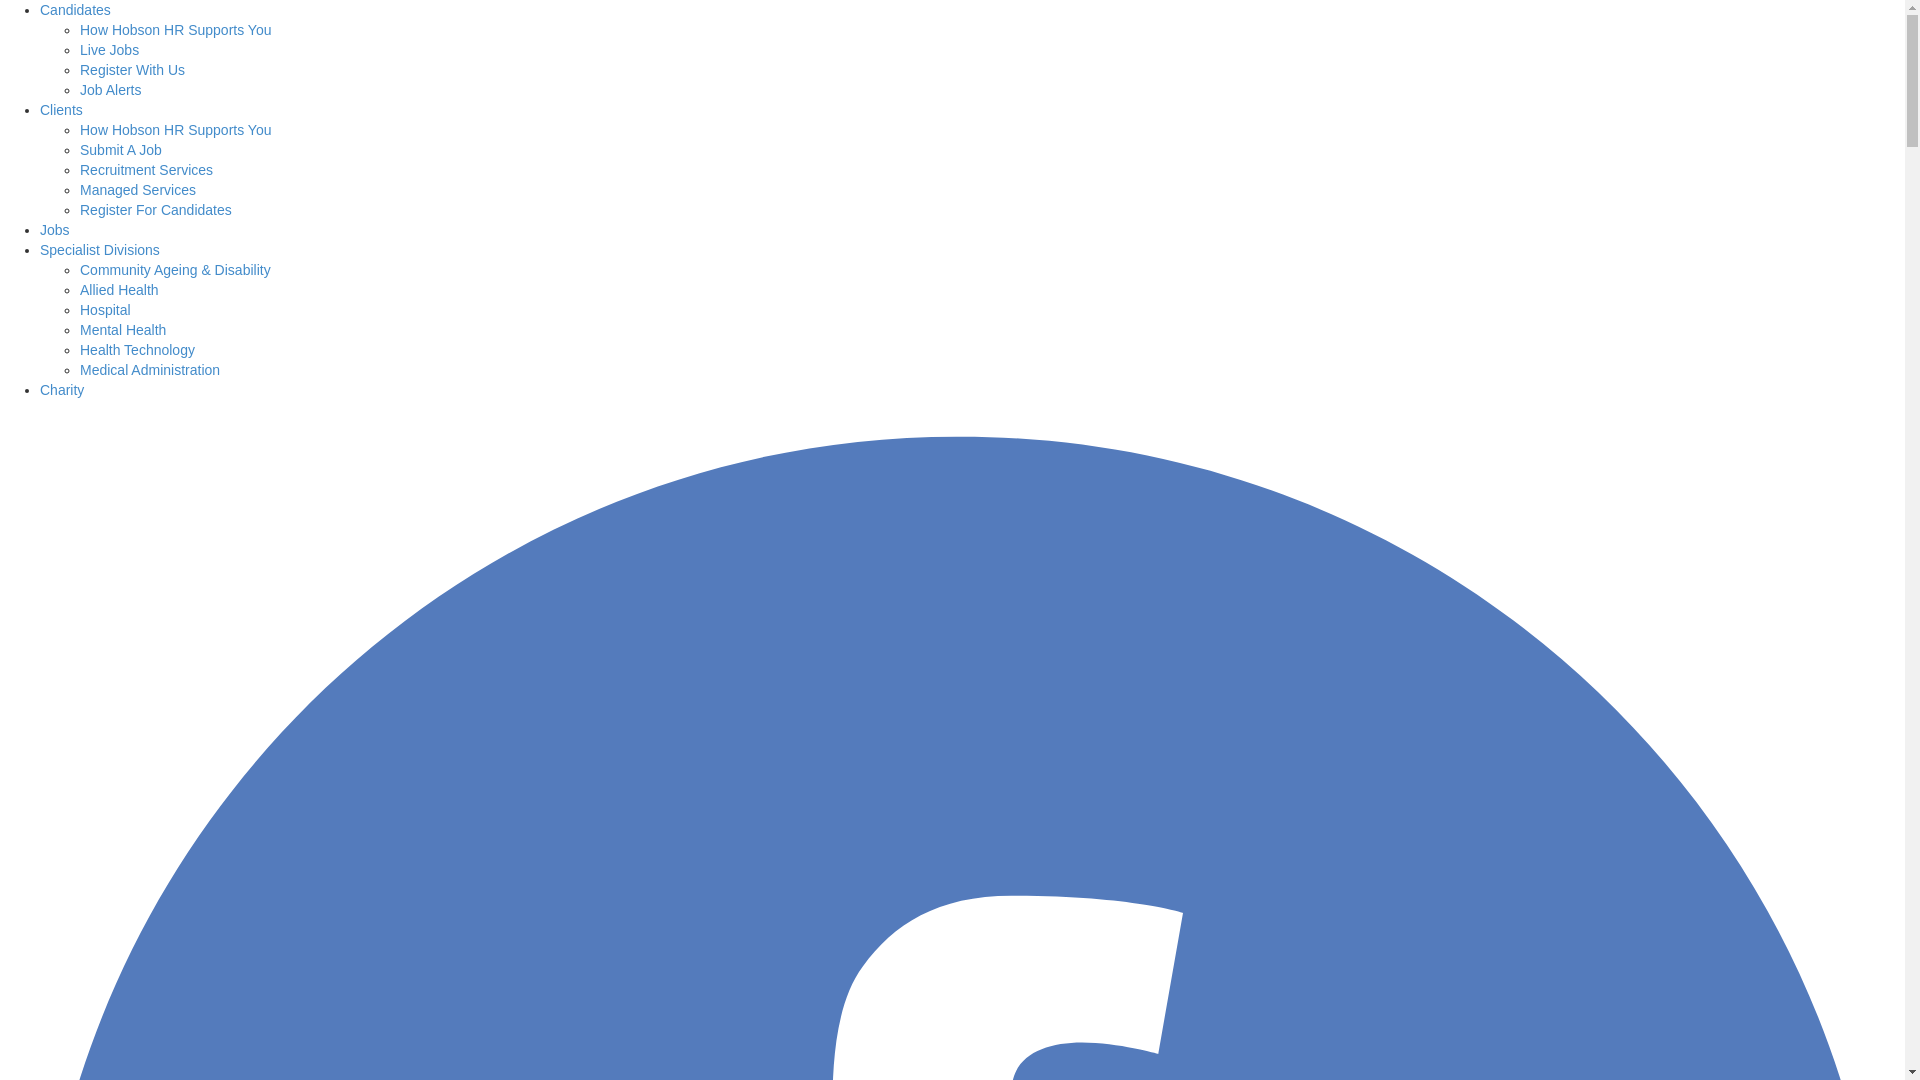 The height and width of the screenshot is (1080, 1920). Describe the element at coordinates (80, 329) in the screenshot. I see `'Mental Health'` at that location.